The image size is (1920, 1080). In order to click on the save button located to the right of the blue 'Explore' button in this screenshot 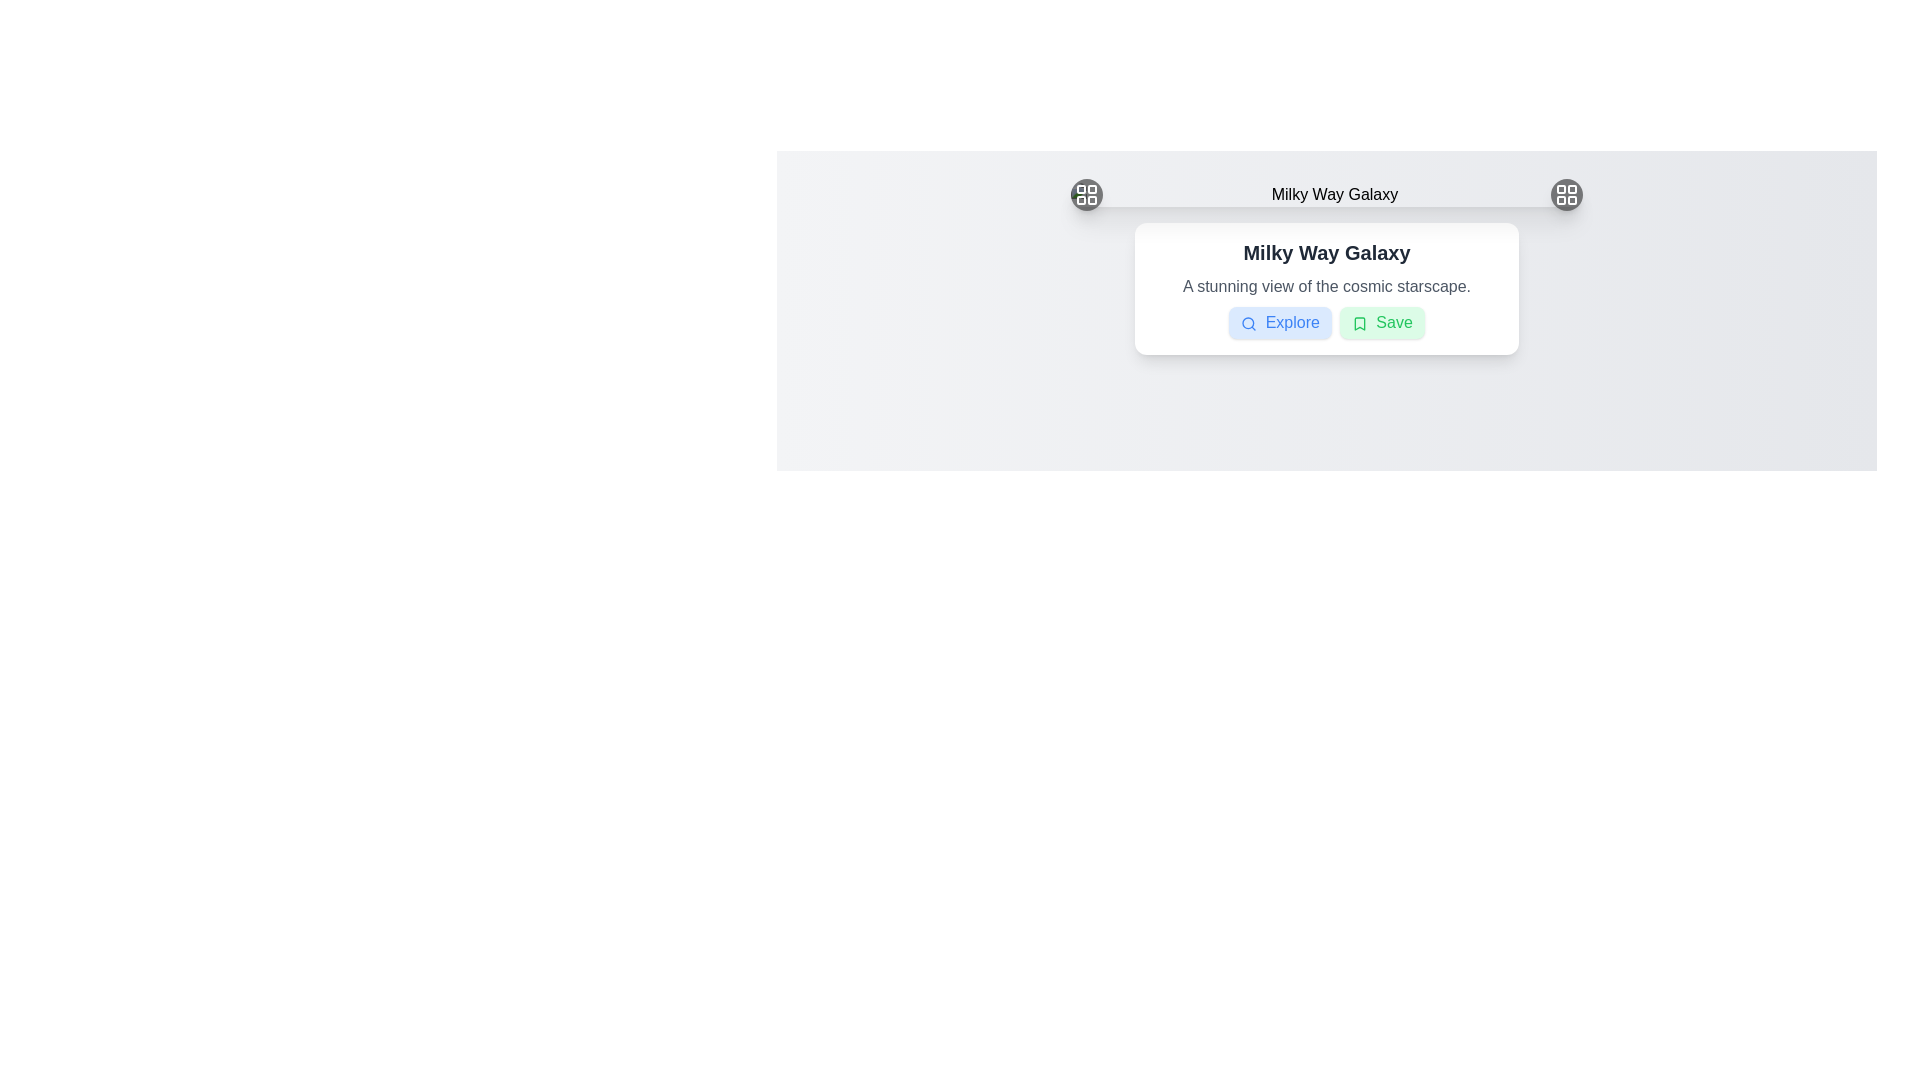, I will do `click(1381, 322)`.